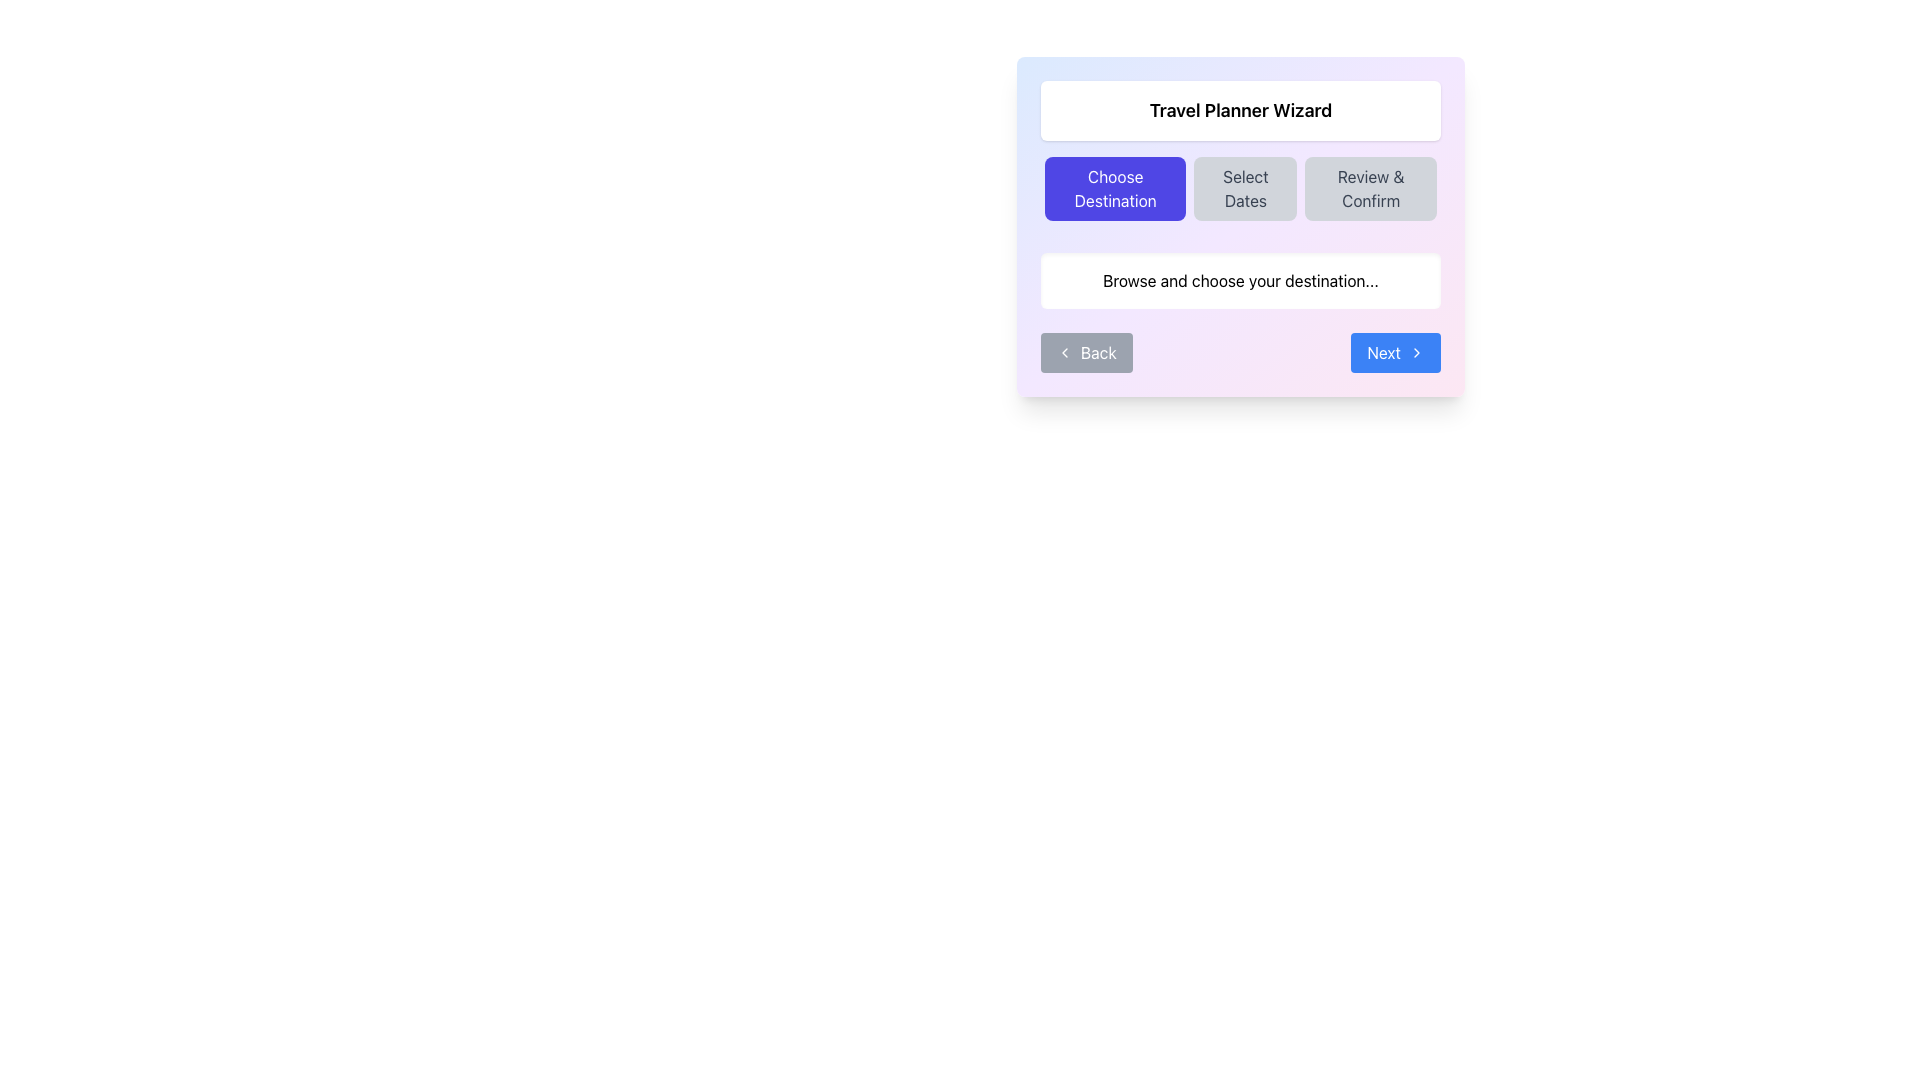 This screenshot has width=1920, height=1080. Describe the element at coordinates (1370, 189) in the screenshot. I see `the 'Review & Confirm' button located as the third button in a horizontal series of three, positioned below the 'Travel Planner Wizard' heading` at that location.